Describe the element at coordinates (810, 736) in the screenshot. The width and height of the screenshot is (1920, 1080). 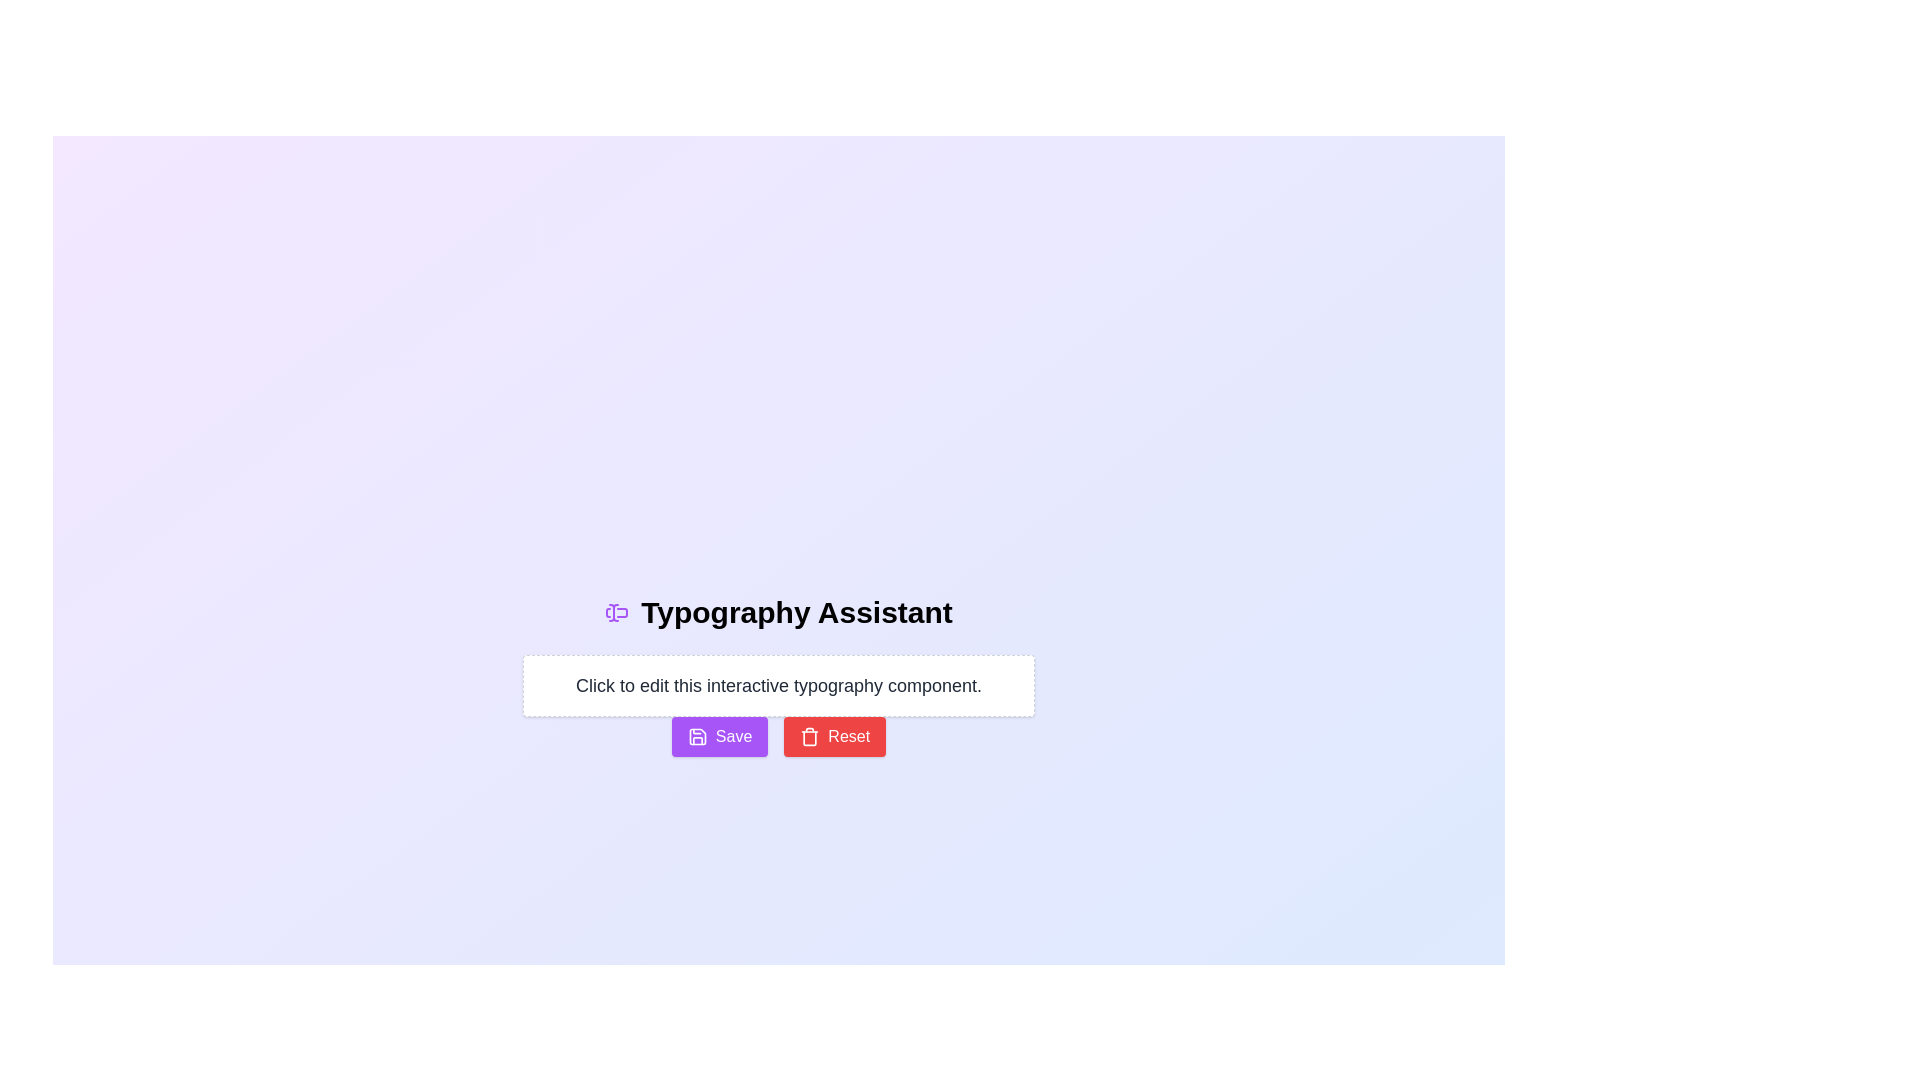
I see `the red trash can icon located on the left side of the 'Reset' button` at that location.